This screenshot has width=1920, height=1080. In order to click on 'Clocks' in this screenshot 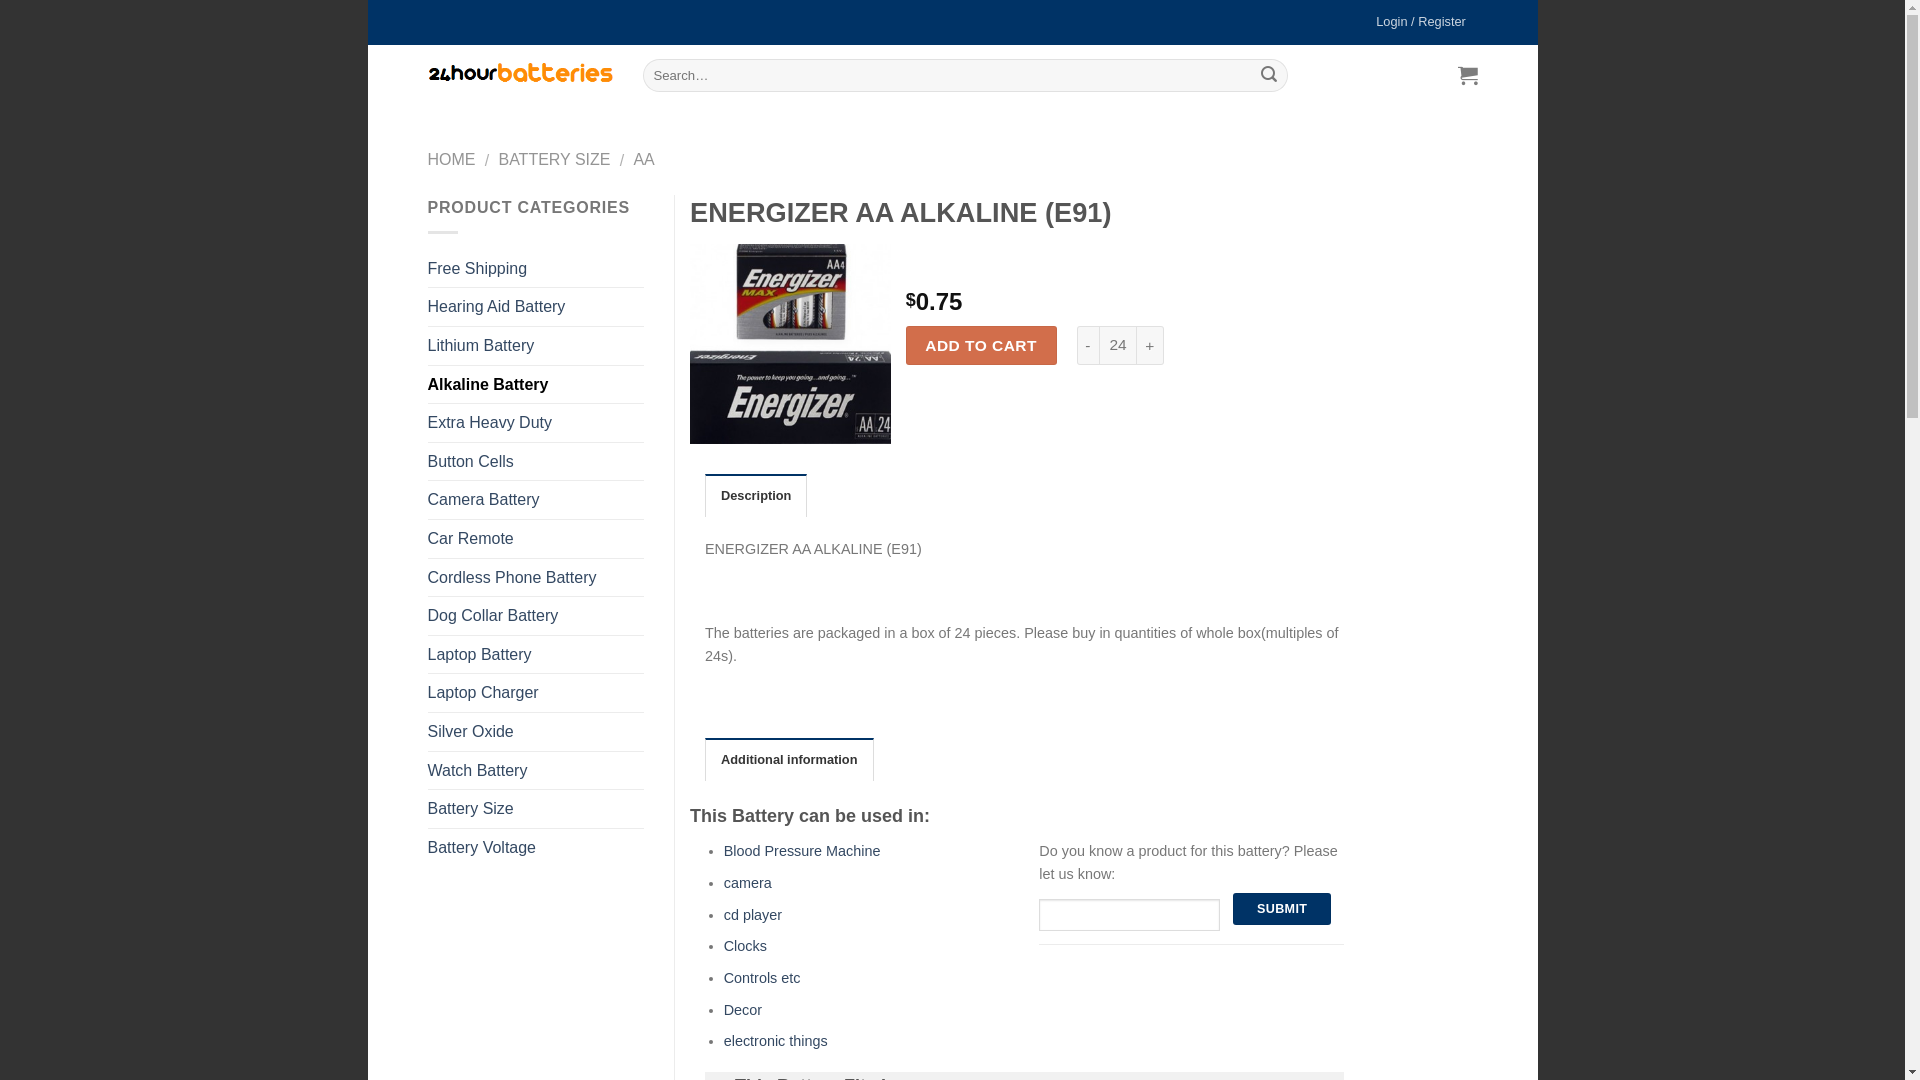, I will do `click(744, 945)`.